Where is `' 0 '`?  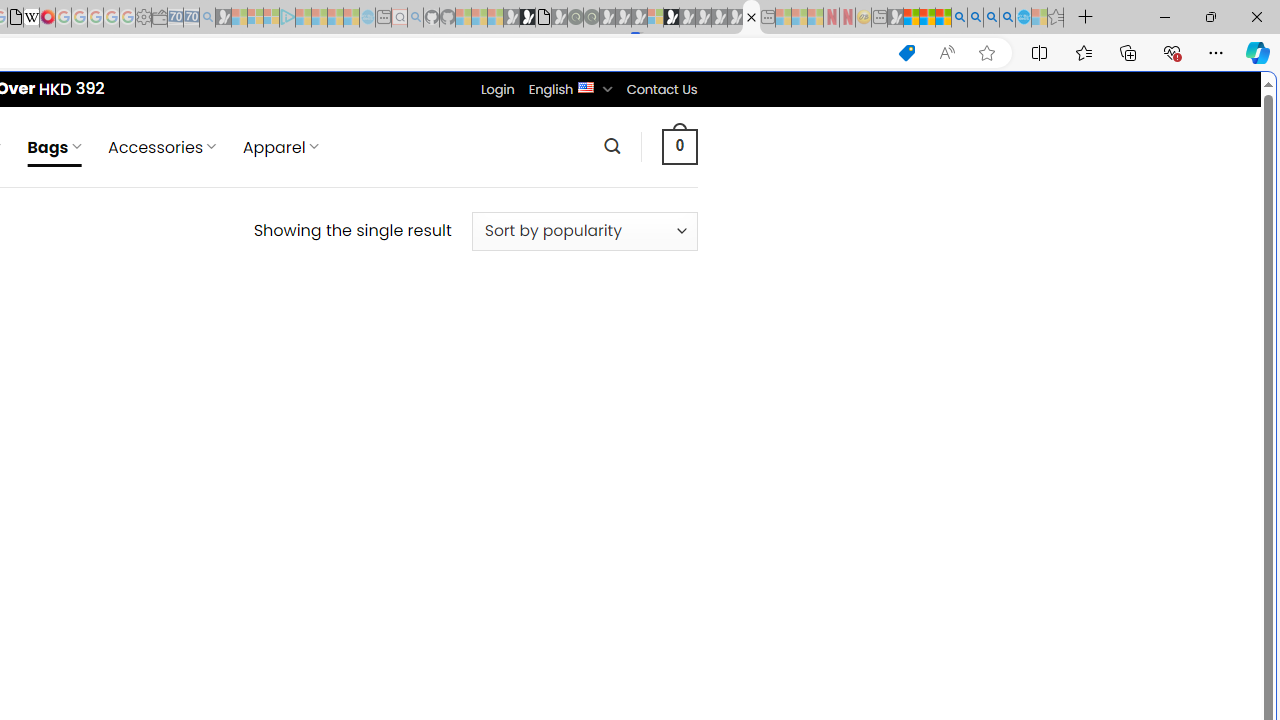 ' 0 ' is located at coordinates (679, 145).